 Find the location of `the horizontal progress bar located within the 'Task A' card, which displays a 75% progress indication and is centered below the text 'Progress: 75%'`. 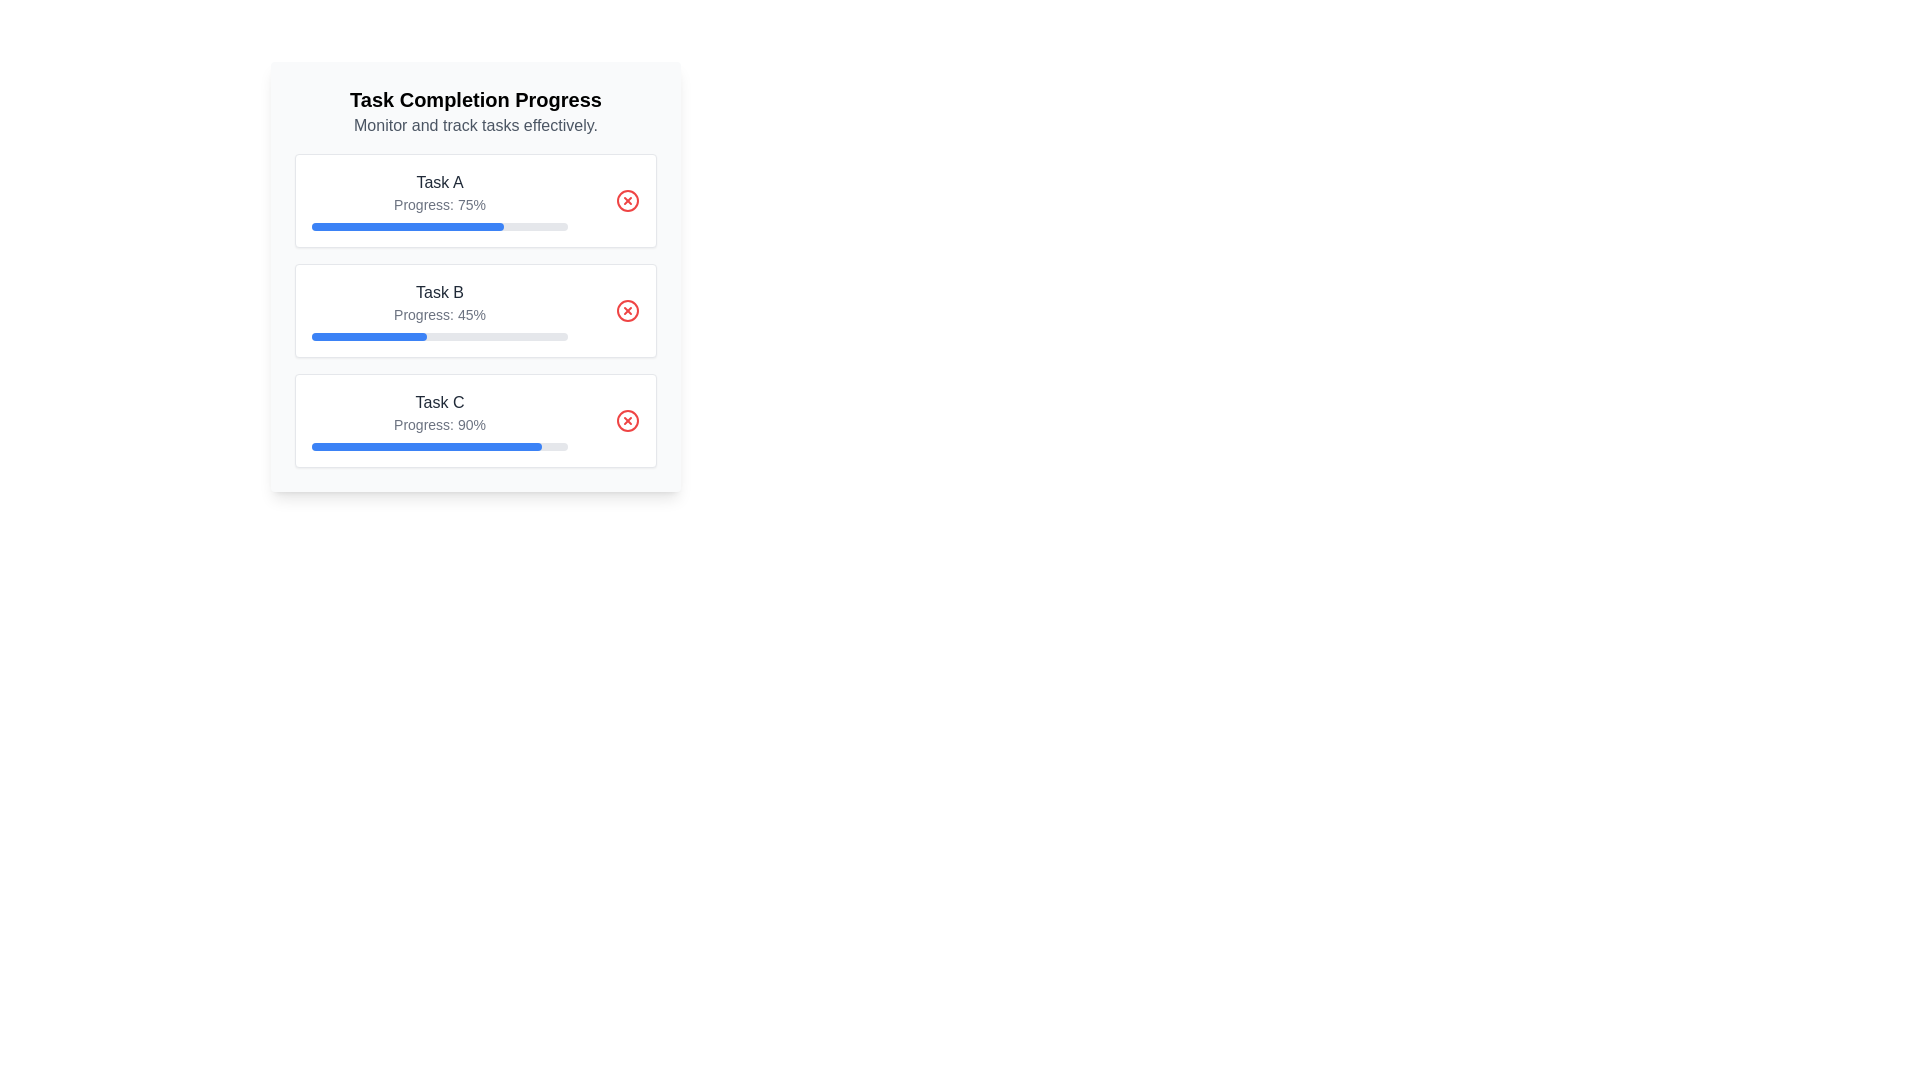

the horizontal progress bar located within the 'Task A' card, which displays a 75% progress indication and is centered below the text 'Progress: 75%' is located at coordinates (439, 226).